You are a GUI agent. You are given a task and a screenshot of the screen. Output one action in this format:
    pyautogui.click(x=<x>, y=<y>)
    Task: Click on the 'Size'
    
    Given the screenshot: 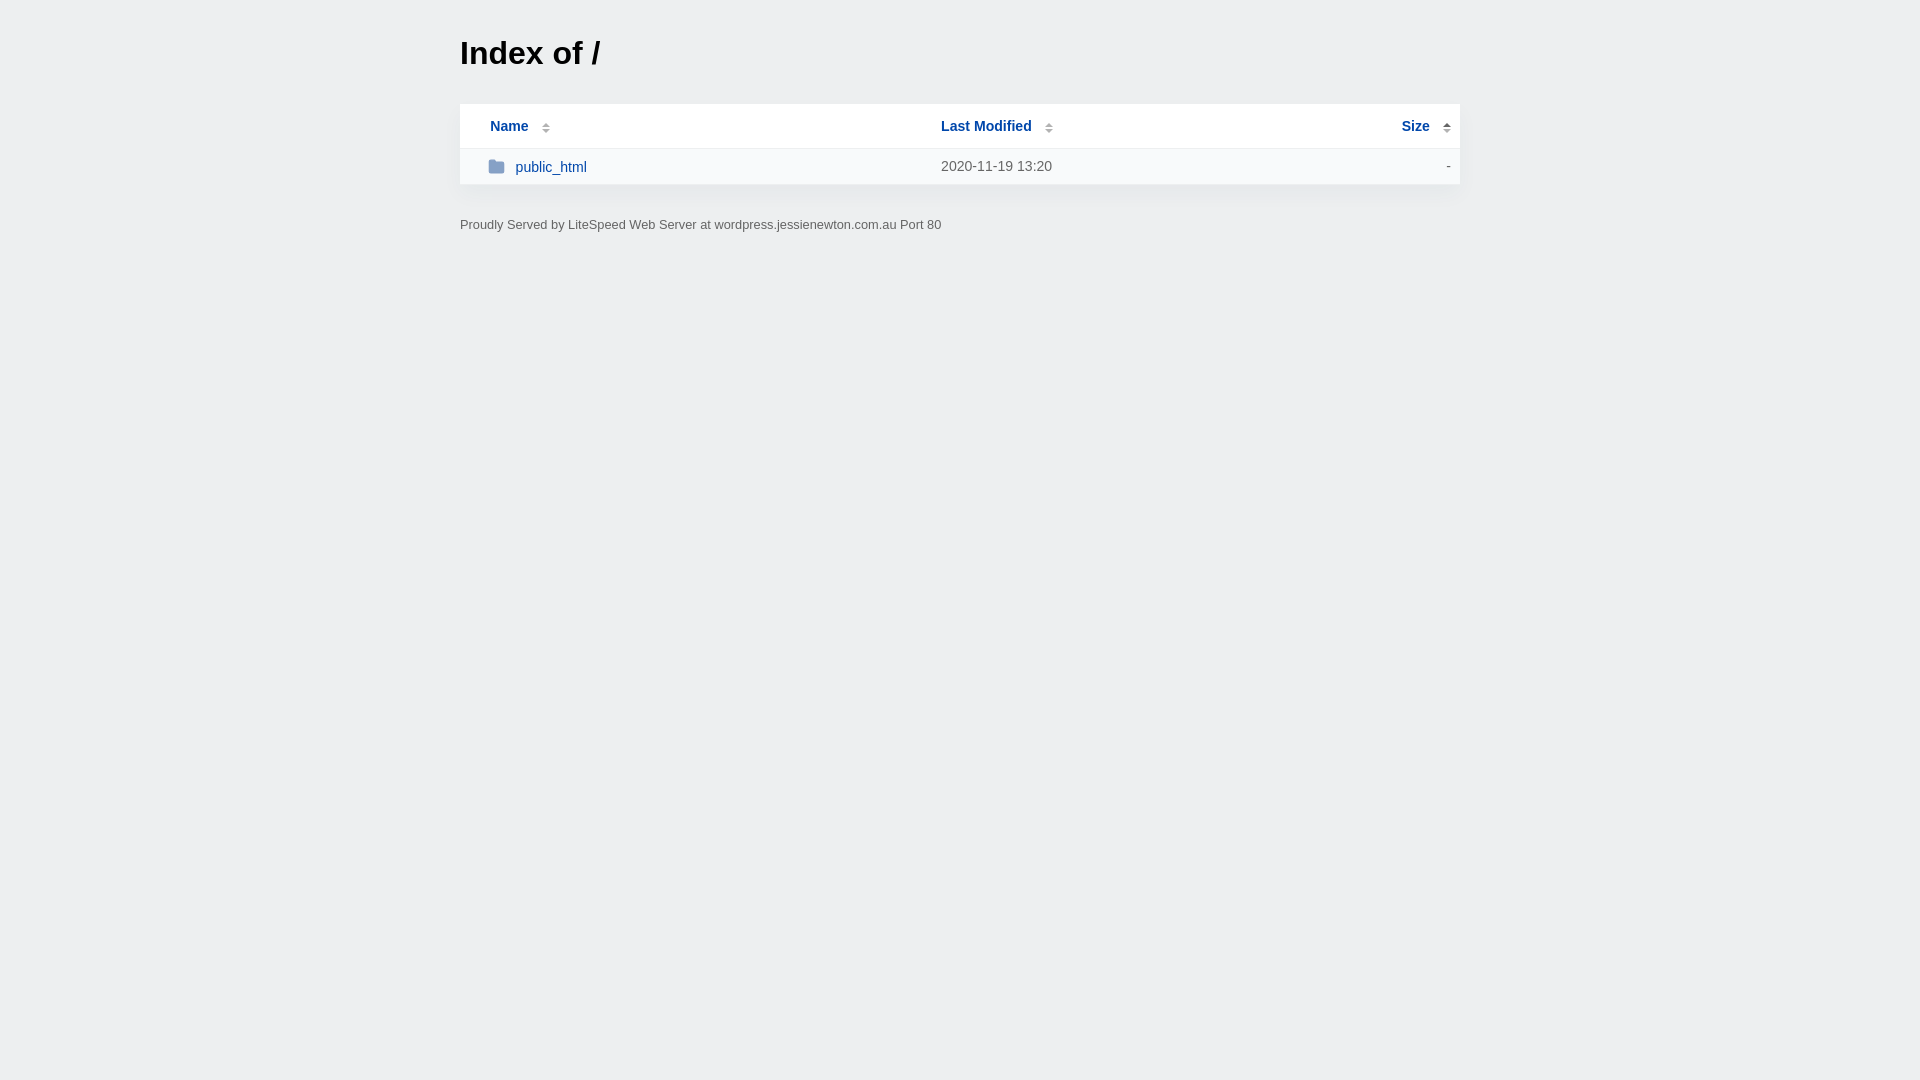 What is the action you would take?
    pyautogui.click(x=1400, y=126)
    